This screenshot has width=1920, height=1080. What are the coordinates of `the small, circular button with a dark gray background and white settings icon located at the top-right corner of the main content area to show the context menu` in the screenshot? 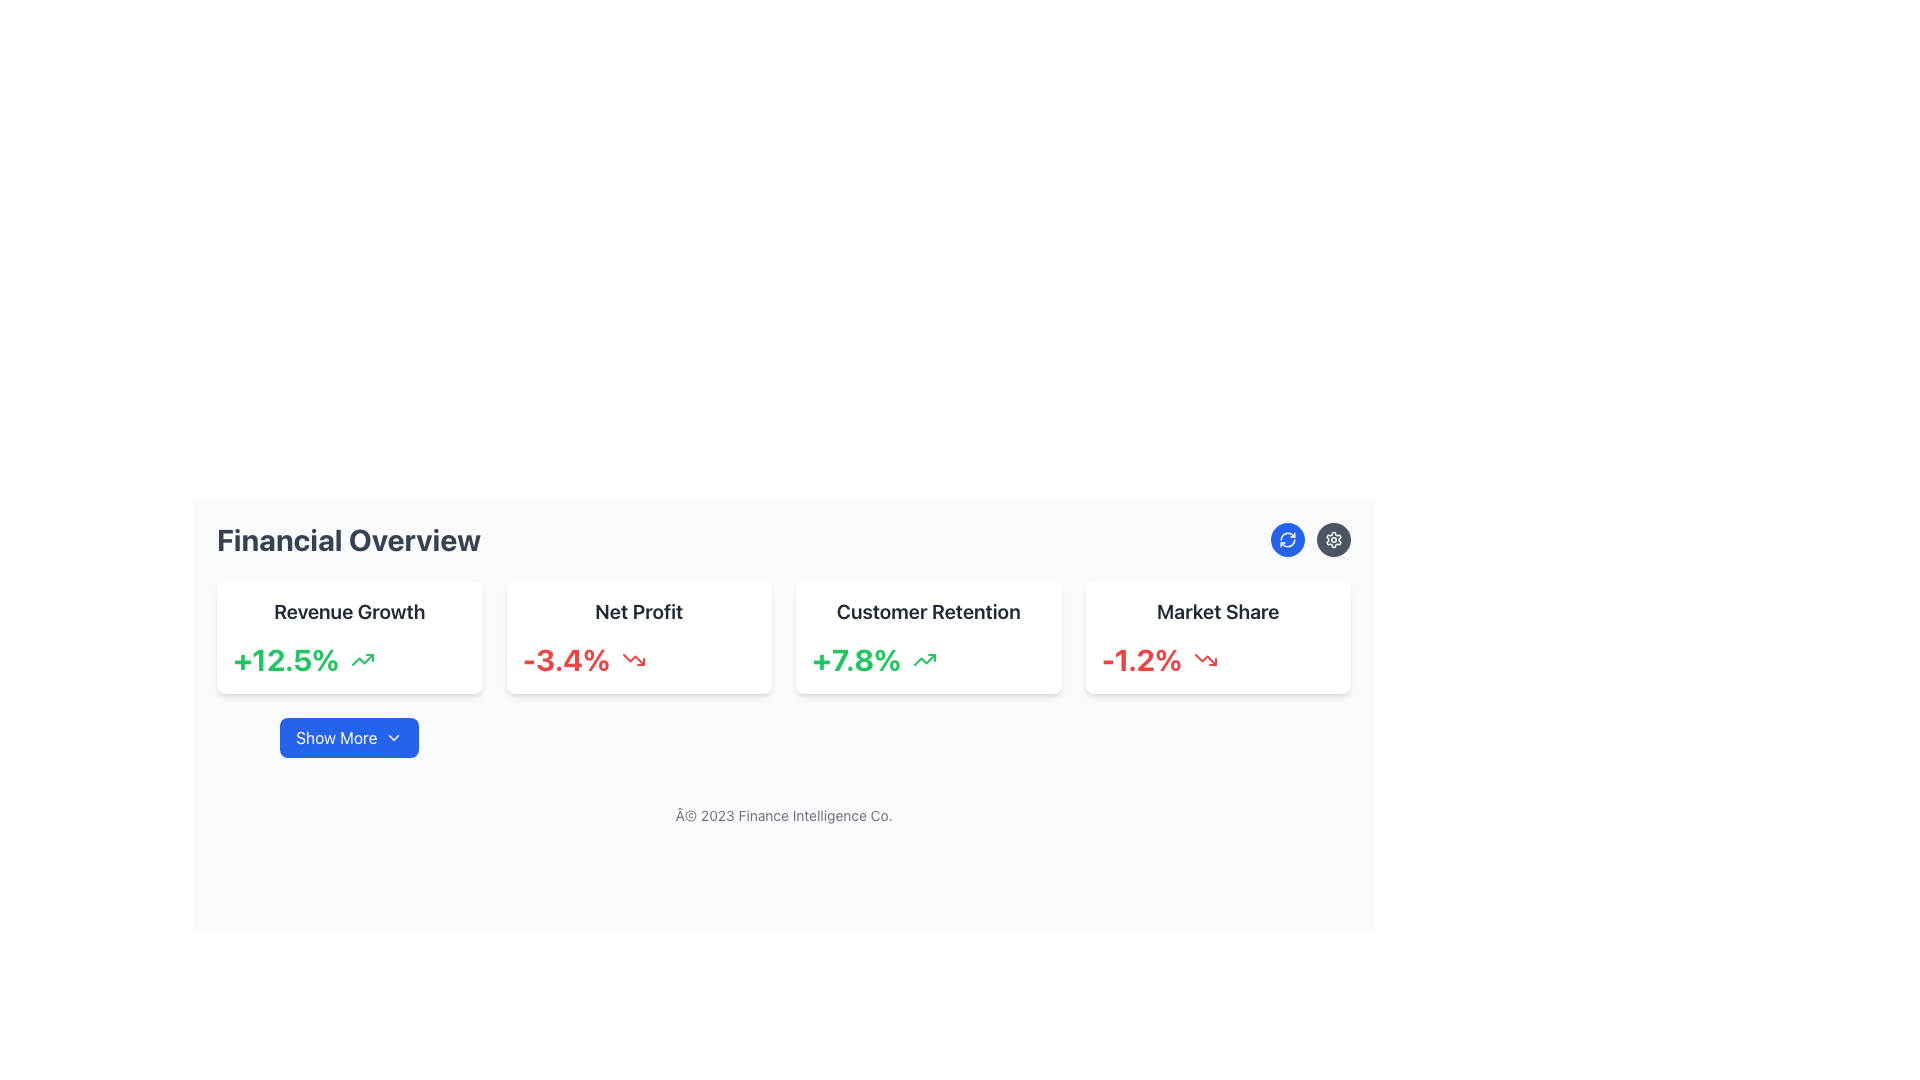 It's located at (1334, 540).